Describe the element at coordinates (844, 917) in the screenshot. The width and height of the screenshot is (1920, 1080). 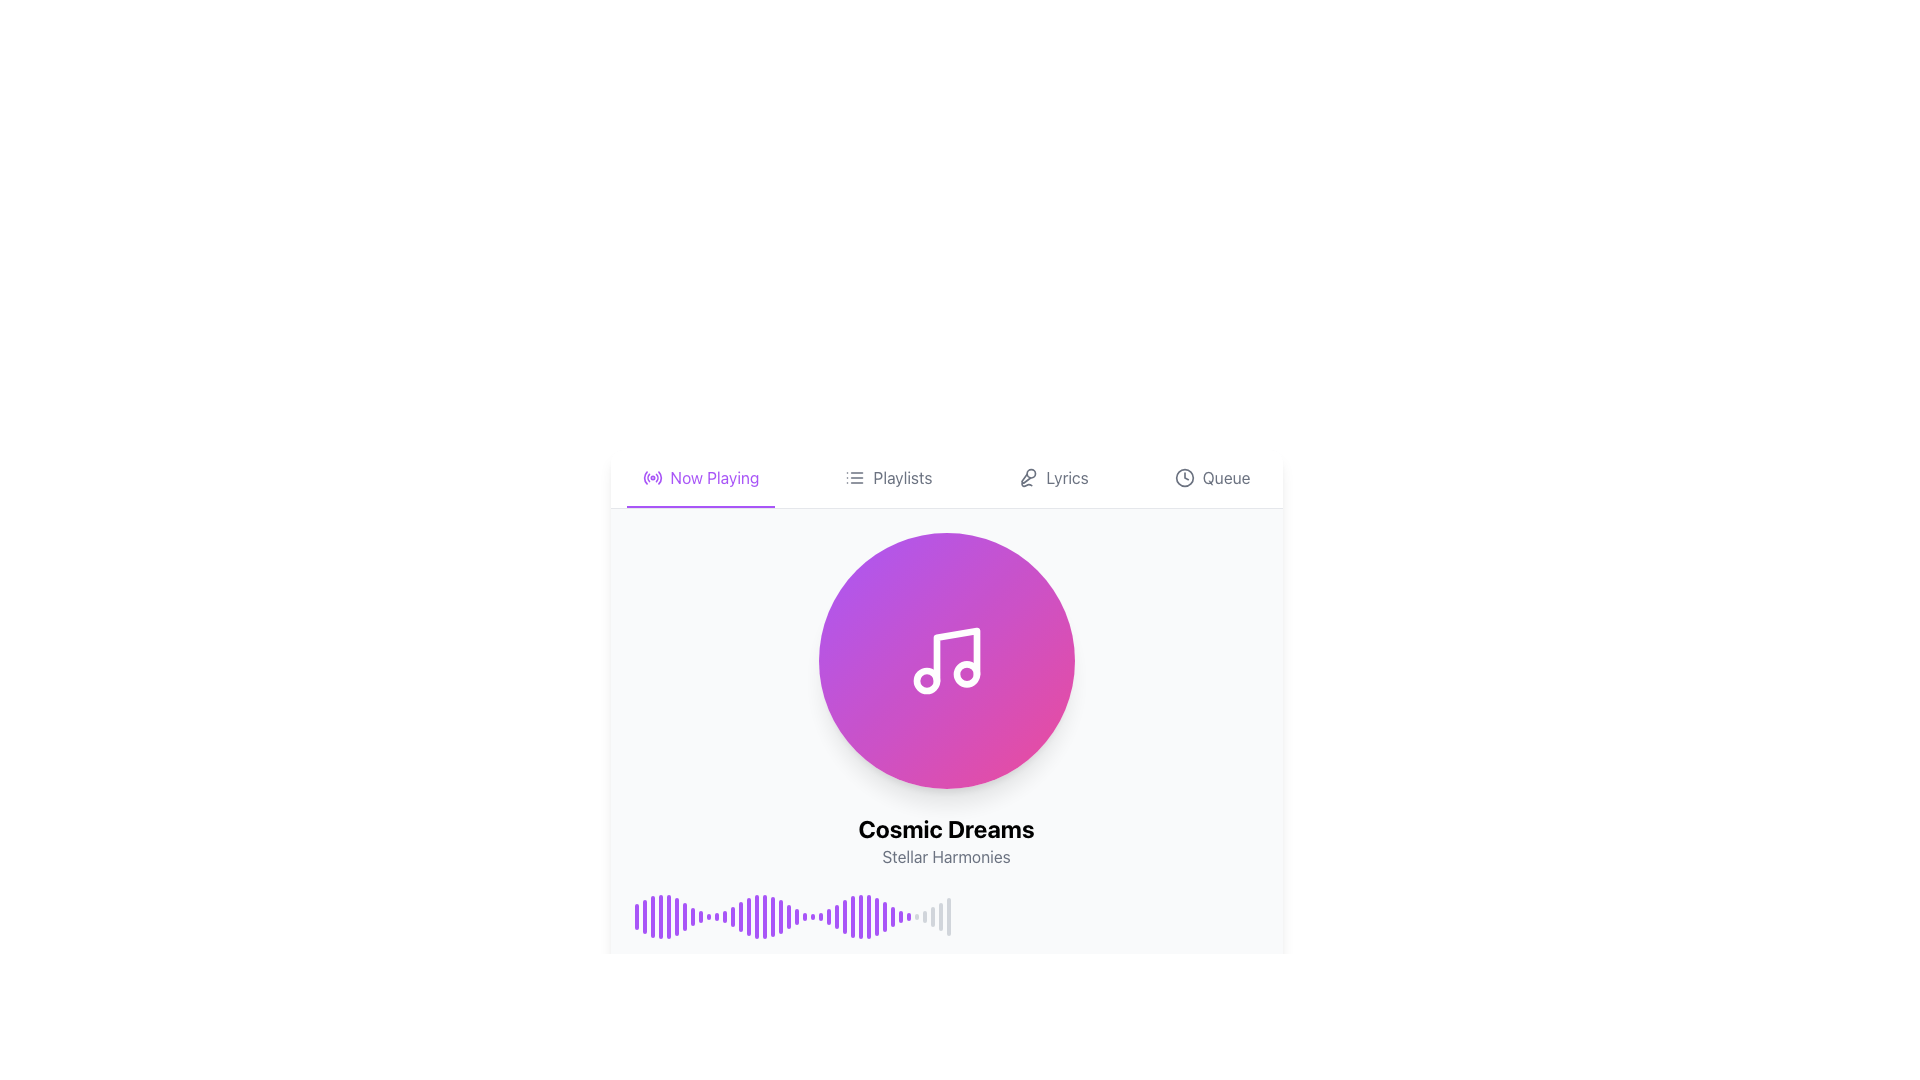
I see `the 27th purple decorative visual bar element in the audio waveform visualization of the music player interface` at that location.